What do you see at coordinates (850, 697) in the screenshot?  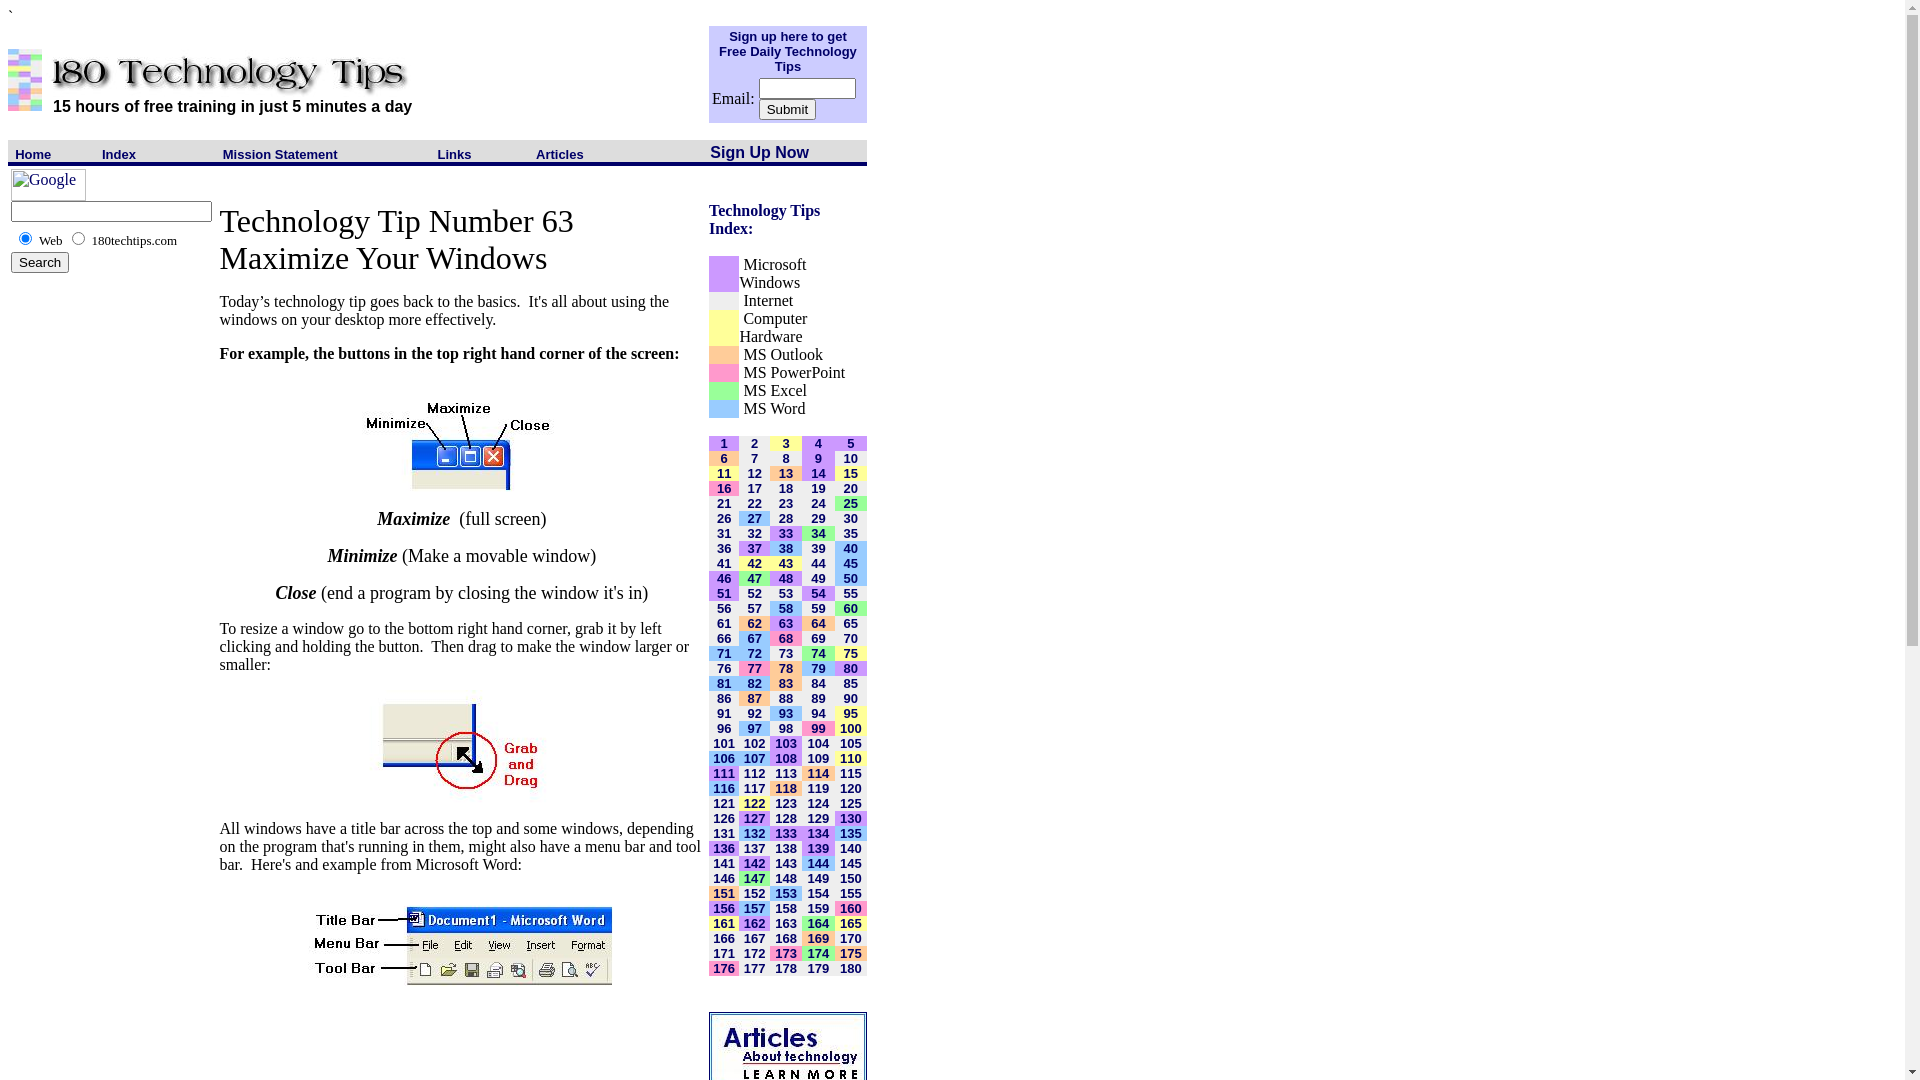 I see `'90'` at bounding box center [850, 697].